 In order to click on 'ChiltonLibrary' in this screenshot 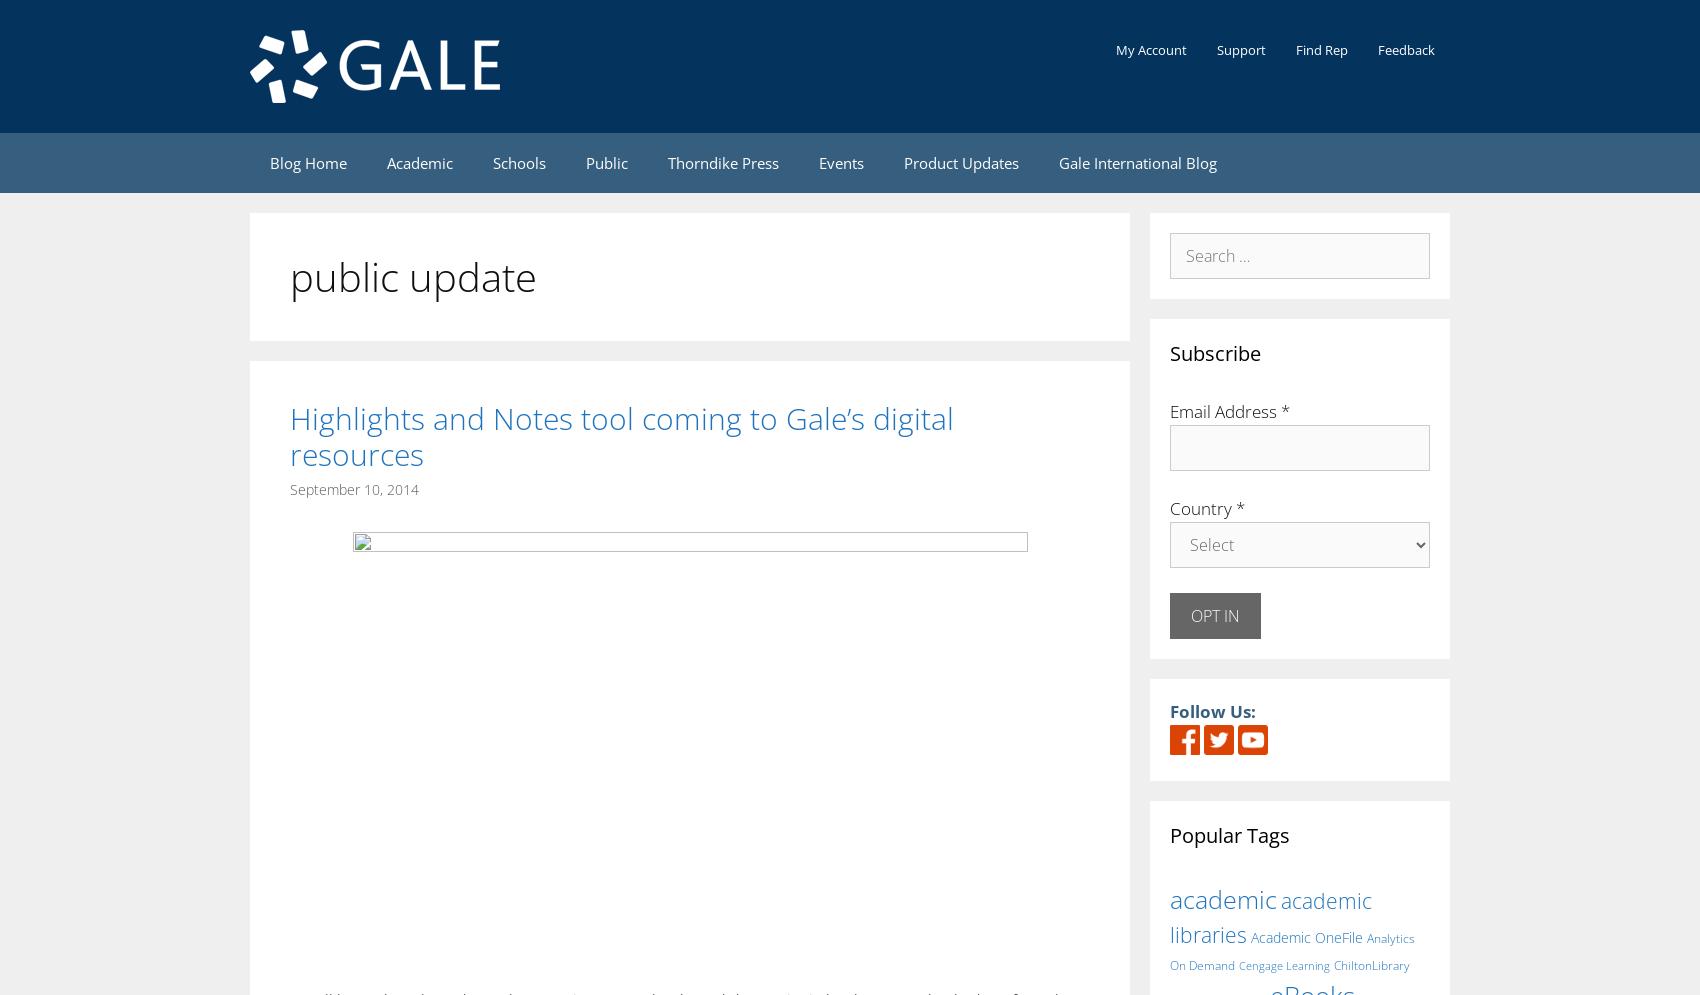, I will do `click(1333, 964)`.